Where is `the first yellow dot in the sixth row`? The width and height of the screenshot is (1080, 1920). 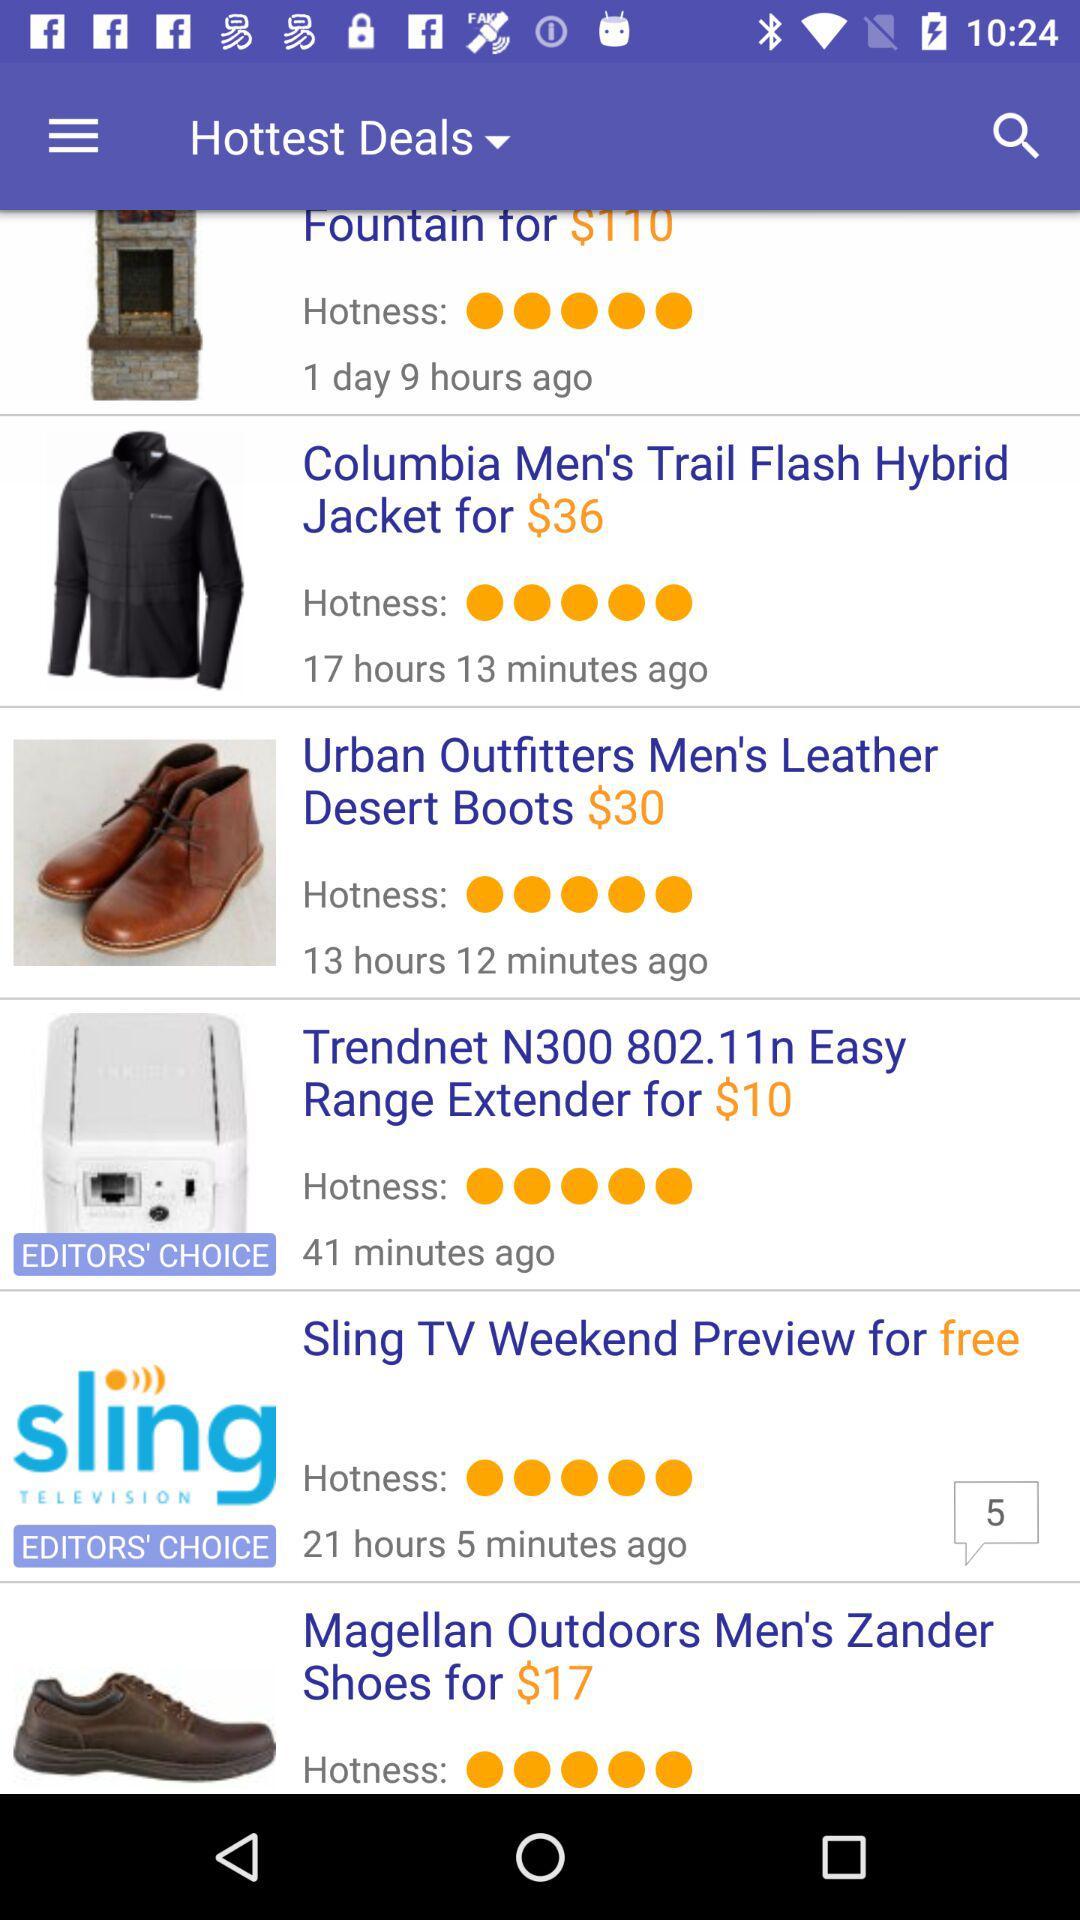
the first yellow dot in the sixth row is located at coordinates (485, 1769).